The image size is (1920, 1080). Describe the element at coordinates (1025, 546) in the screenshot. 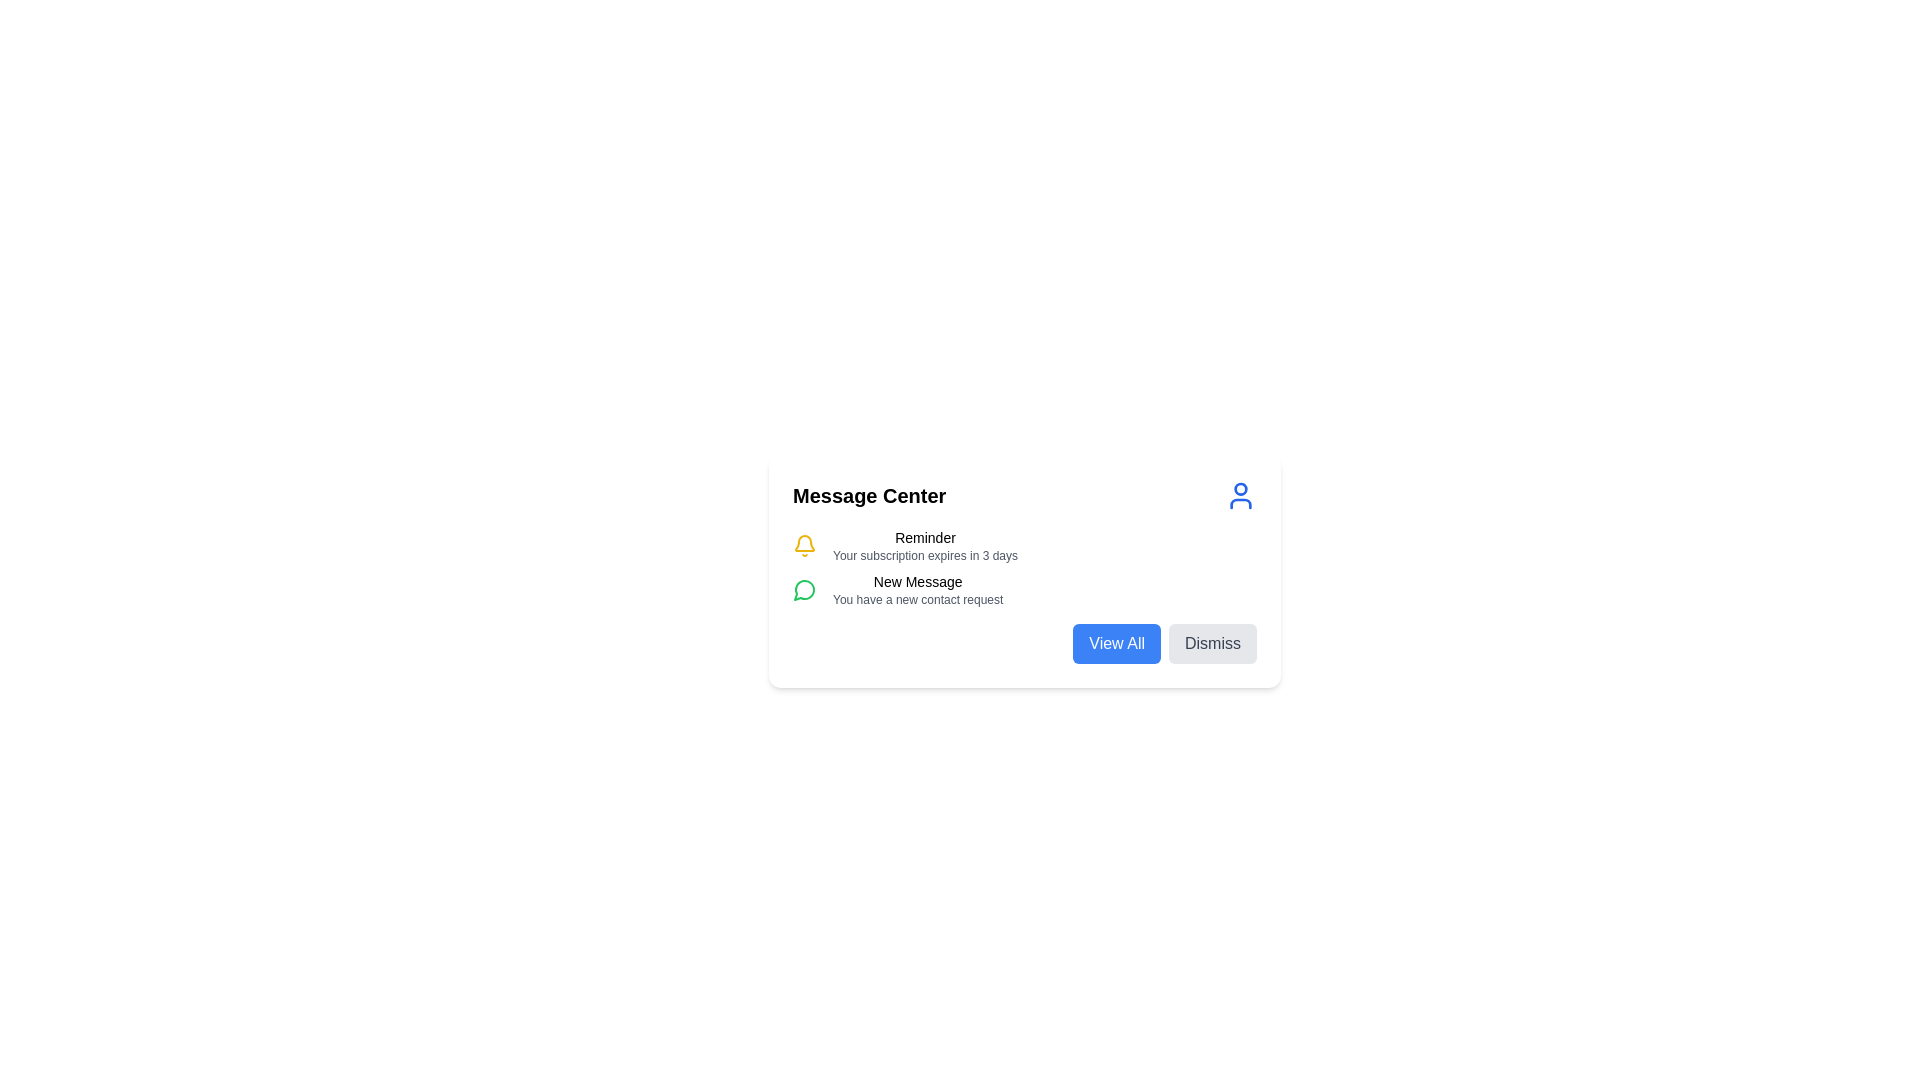

I see `details of the first notification regarding subscription expiry in the 'Message Center' section` at that location.